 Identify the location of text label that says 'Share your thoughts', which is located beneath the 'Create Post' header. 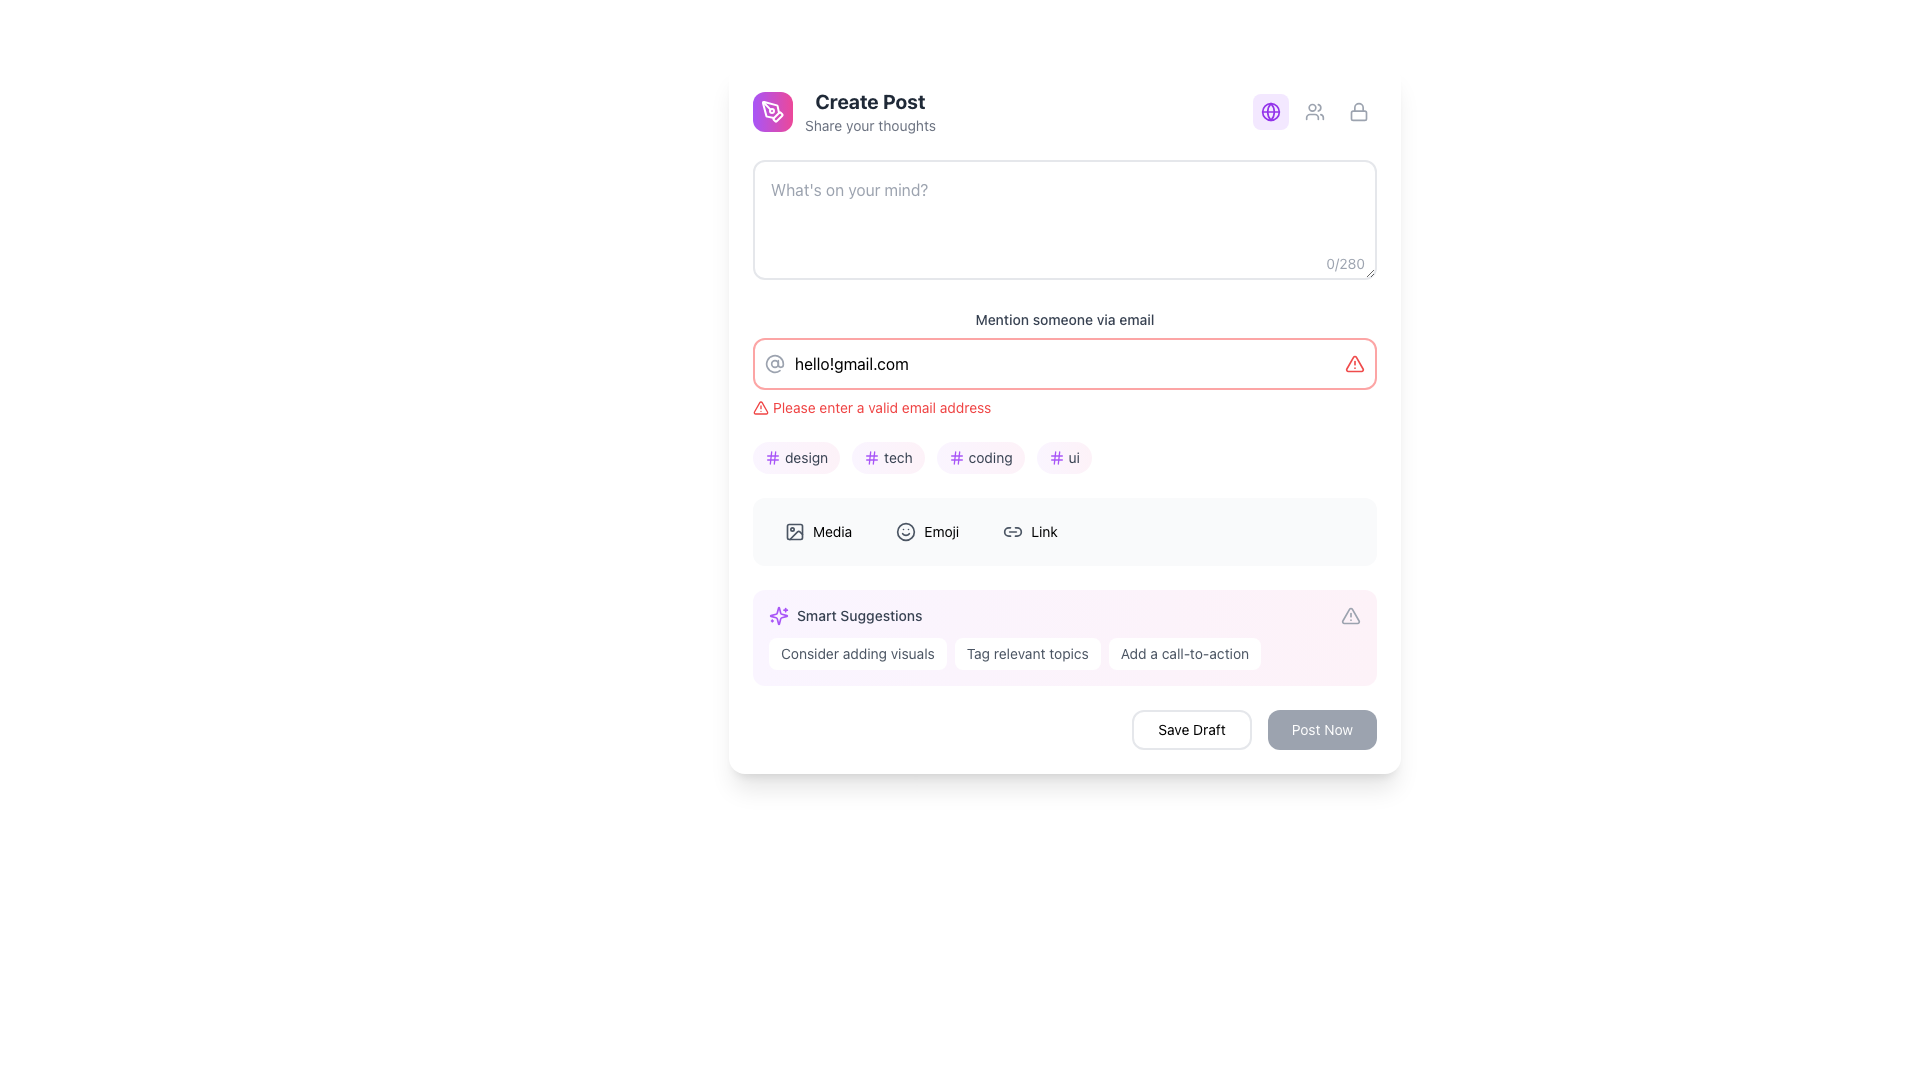
(870, 126).